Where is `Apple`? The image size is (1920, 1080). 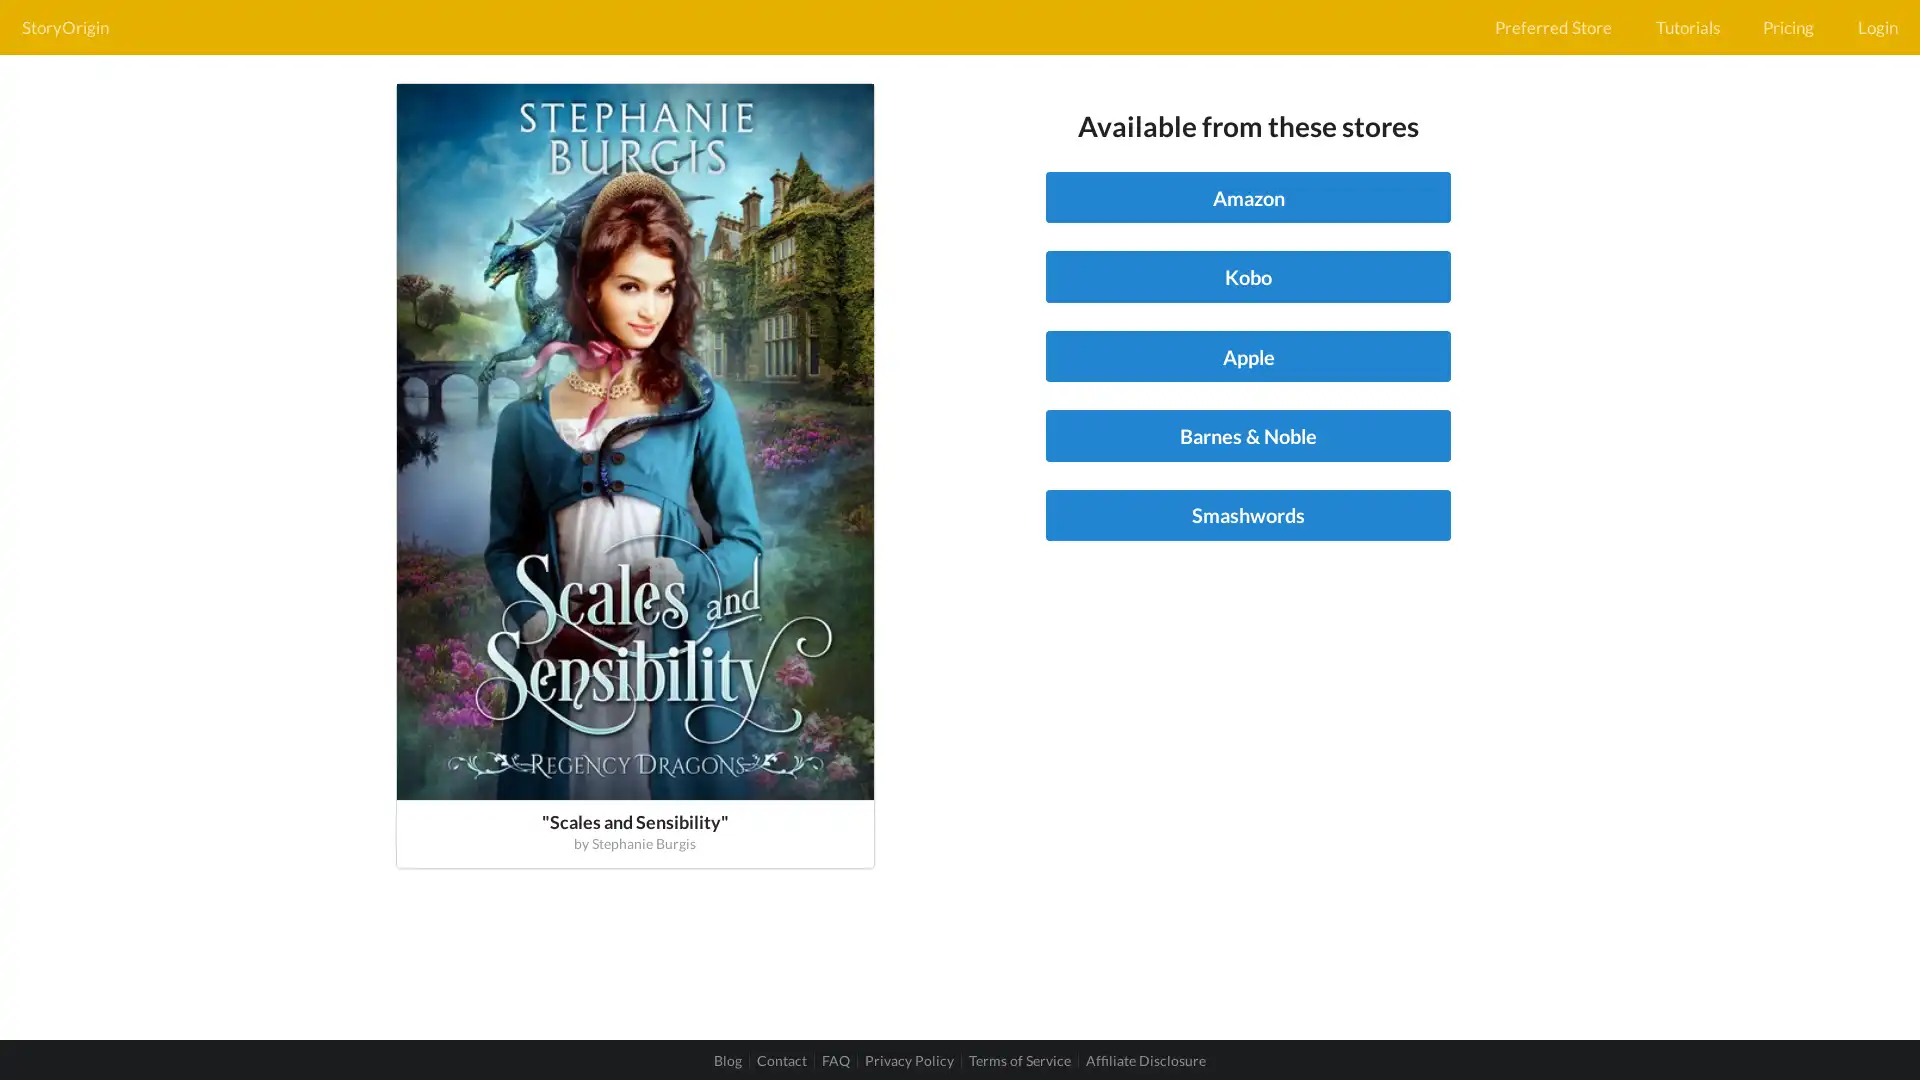 Apple is located at coordinates (1247, 354).